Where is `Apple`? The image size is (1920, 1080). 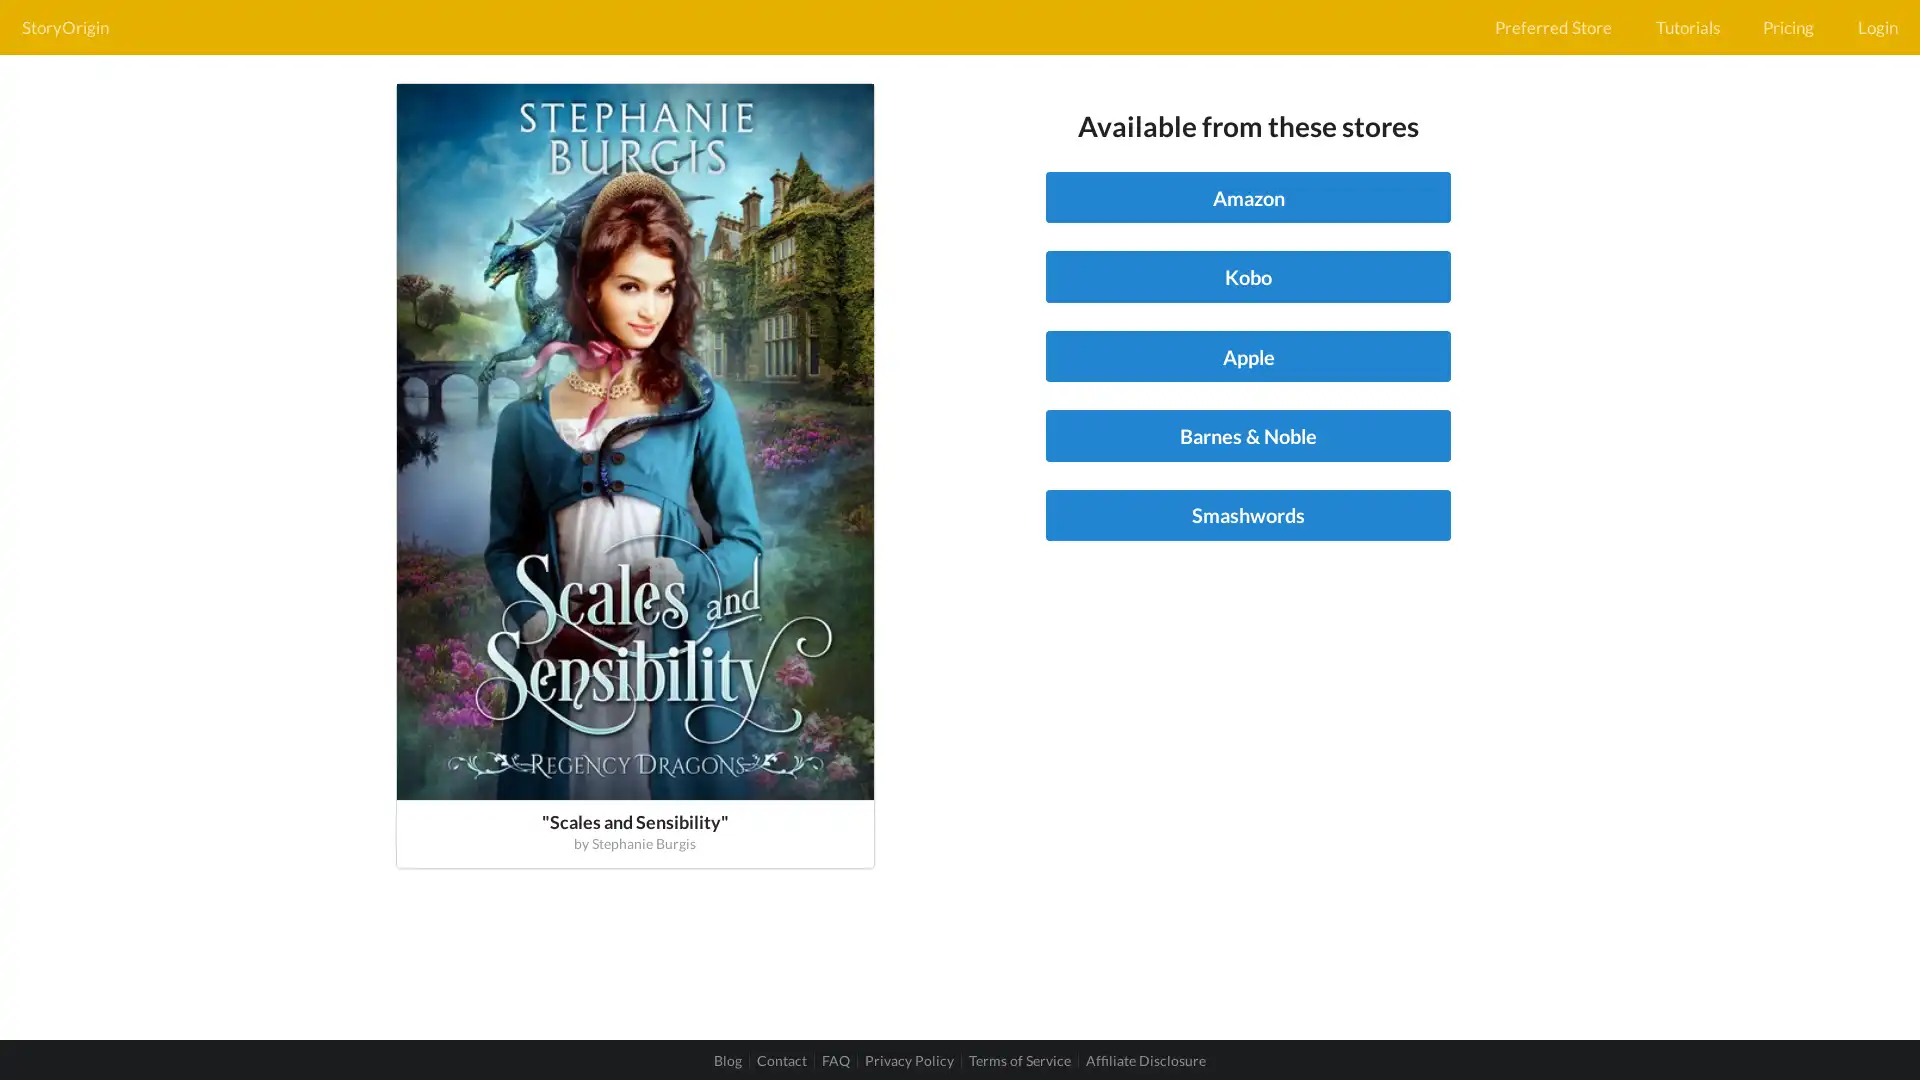 Apple is located at coordinates (1247, 354).